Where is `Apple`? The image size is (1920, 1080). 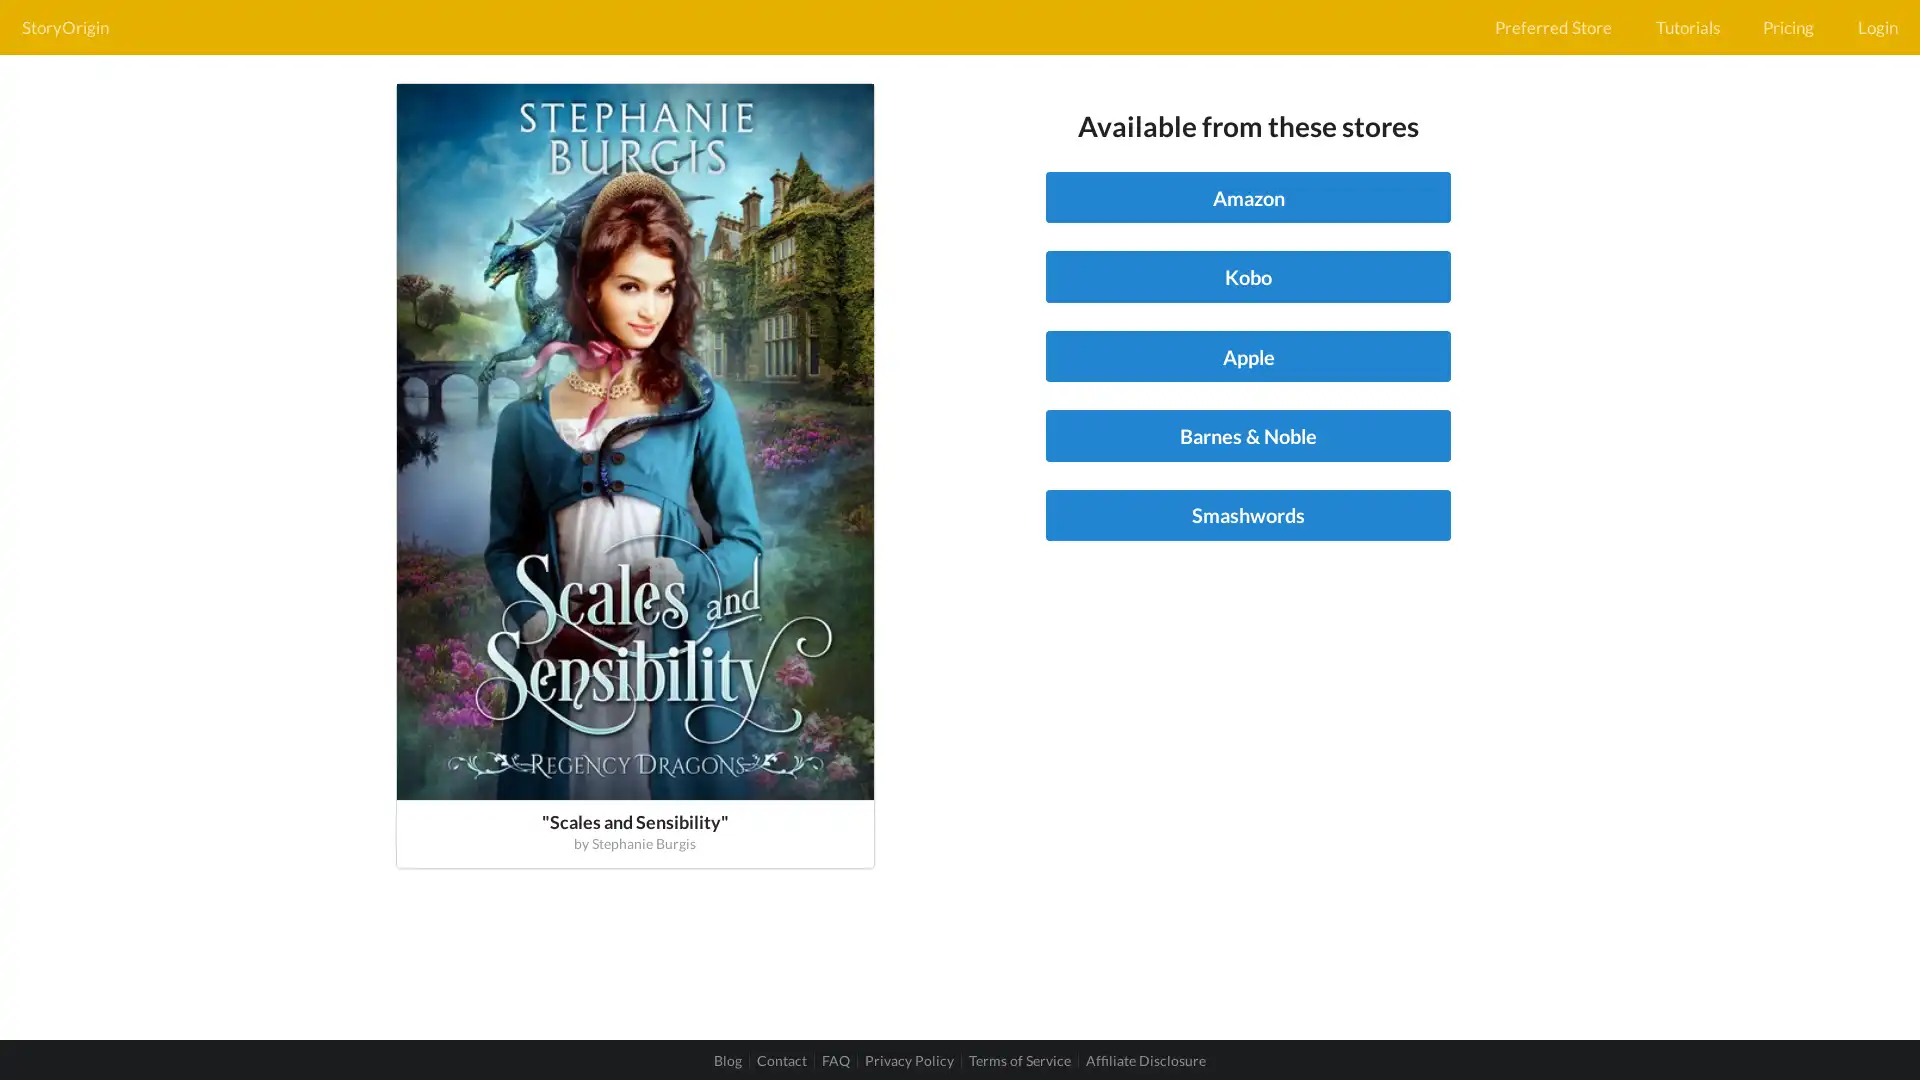 Apple is located at coordinates (1247, 354).